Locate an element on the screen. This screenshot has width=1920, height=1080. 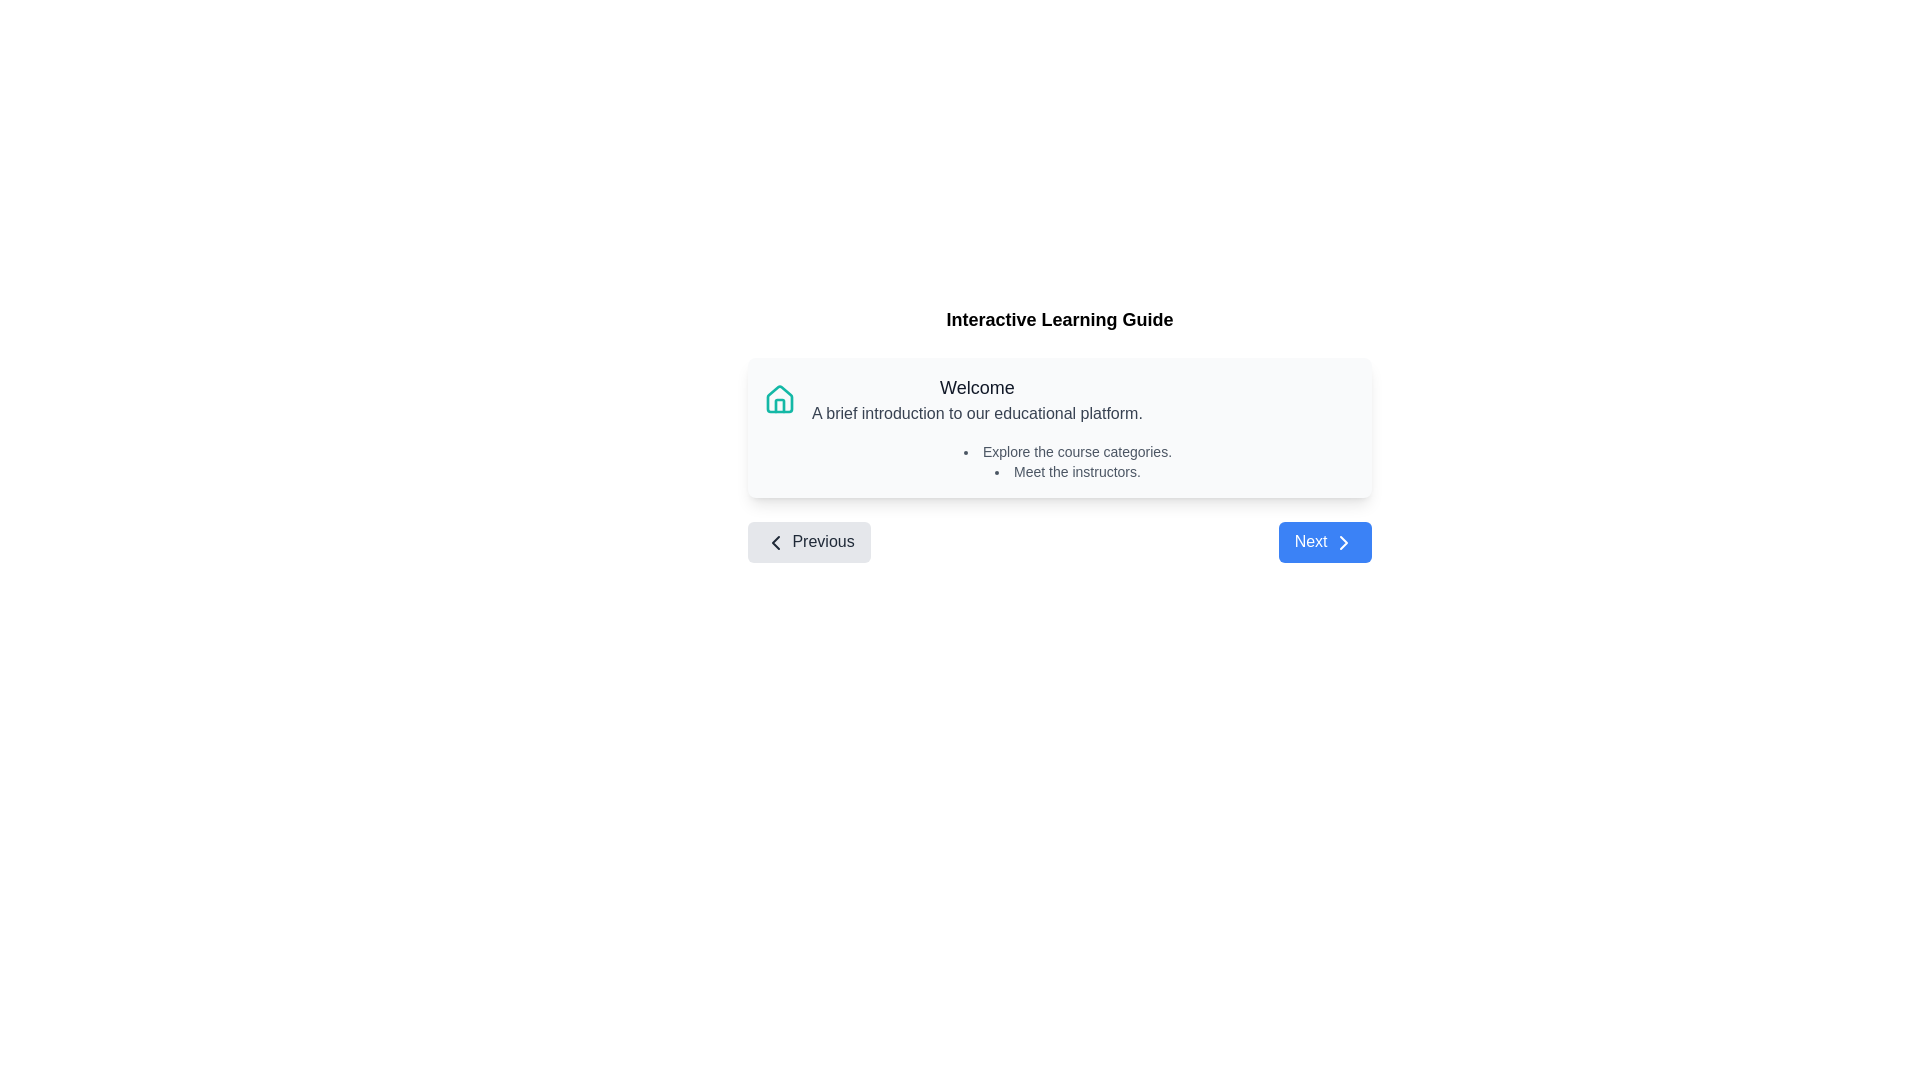
the house icon located at the top-left corner of the card-like panel that represents the home page or welcome section is located at coordinates (778, 398).